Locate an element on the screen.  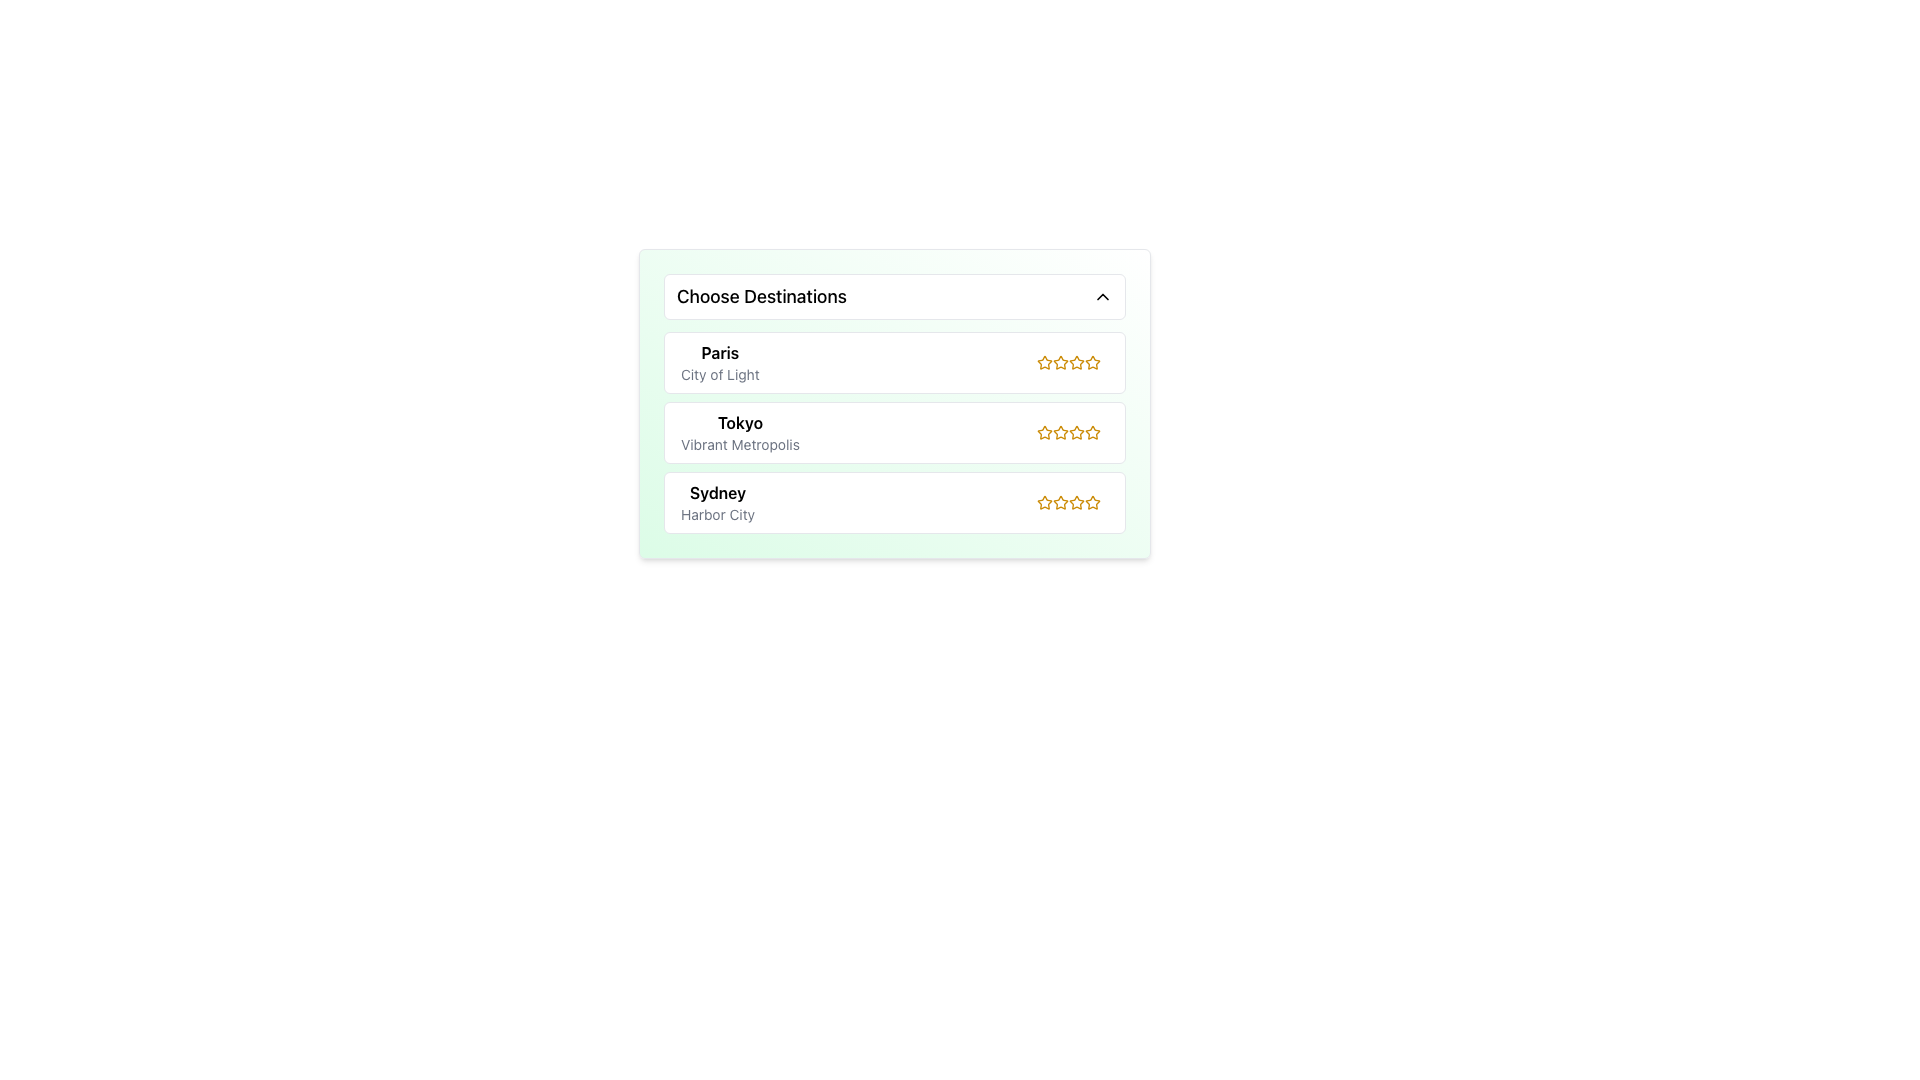
the List Item representing 'Sydney' in the 'Choose Destinations' section is located at coordinates (718, 501).